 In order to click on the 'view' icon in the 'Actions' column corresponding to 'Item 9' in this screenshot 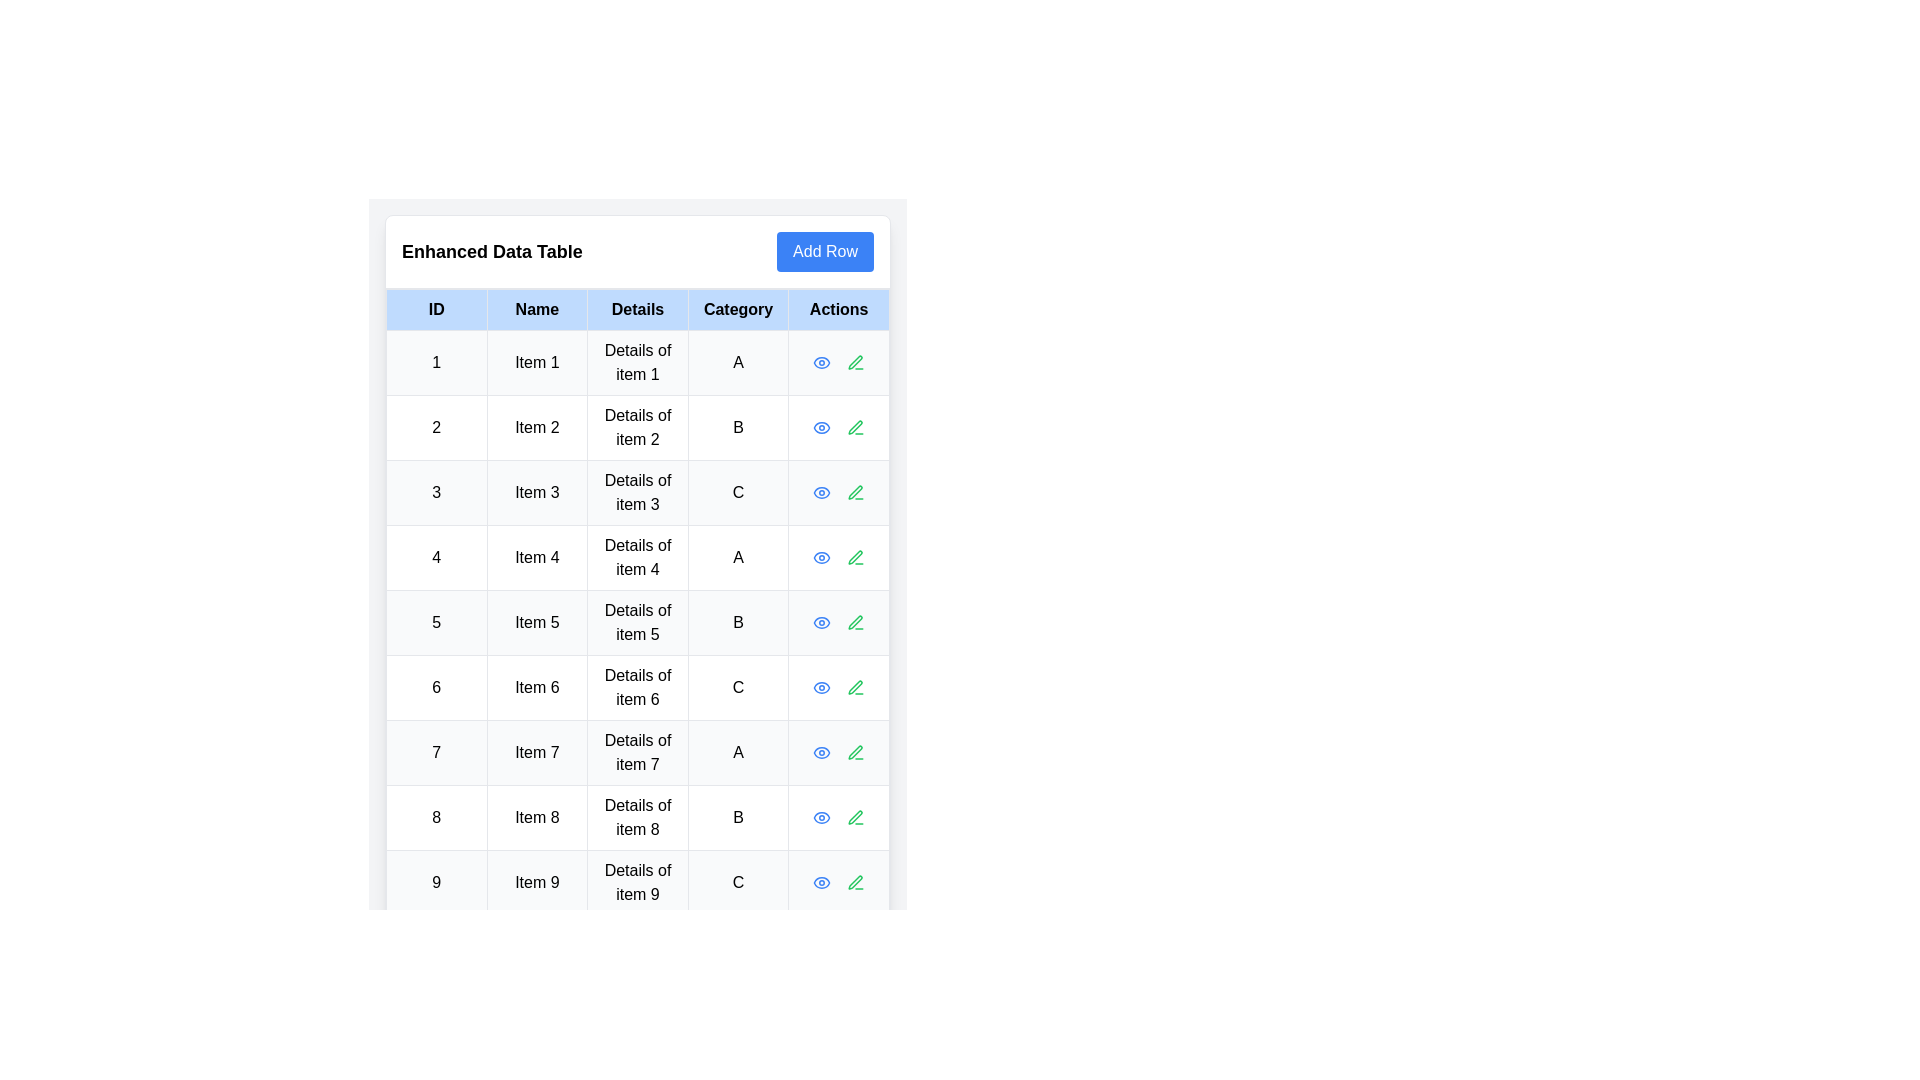, I will do `click(821, 882)`.